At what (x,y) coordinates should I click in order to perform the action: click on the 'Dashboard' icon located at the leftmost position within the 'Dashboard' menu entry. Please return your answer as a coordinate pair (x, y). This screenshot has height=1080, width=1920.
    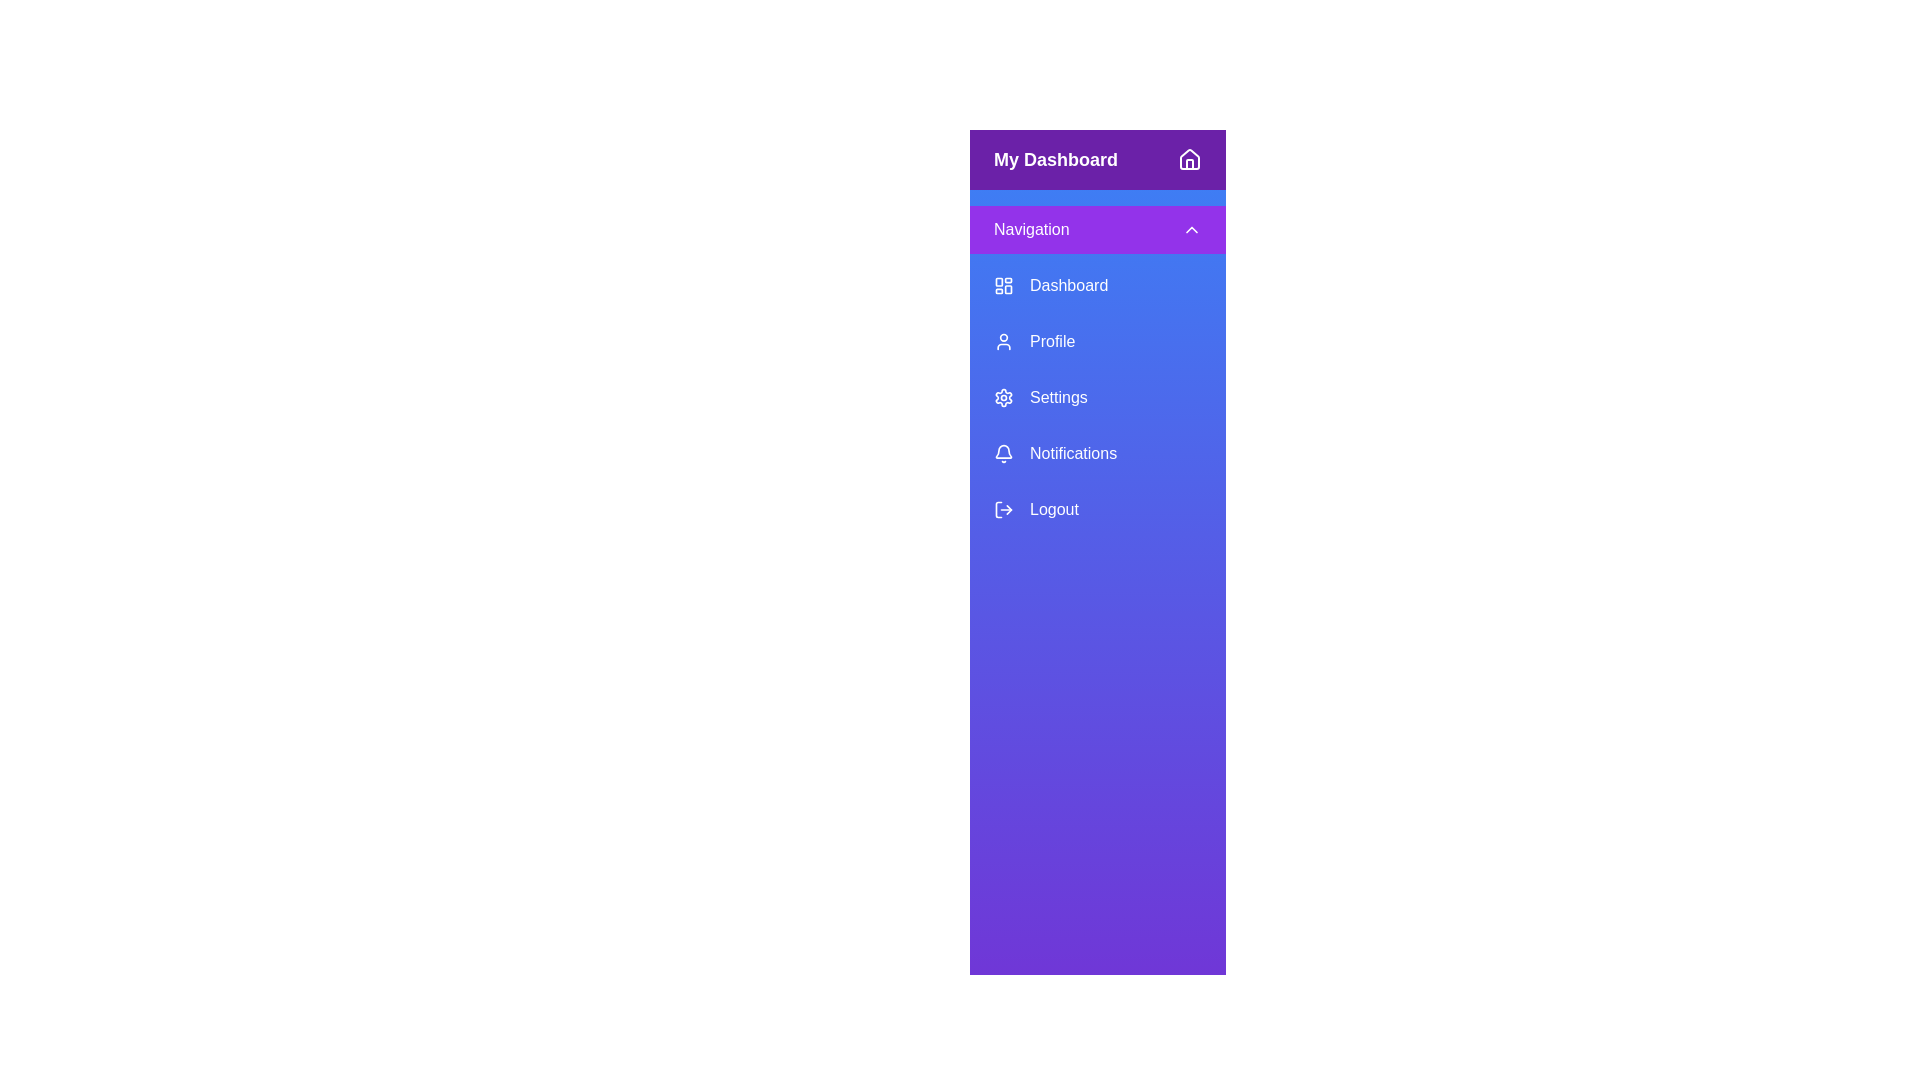
    Looking at the image, I should click on (1003, 285).